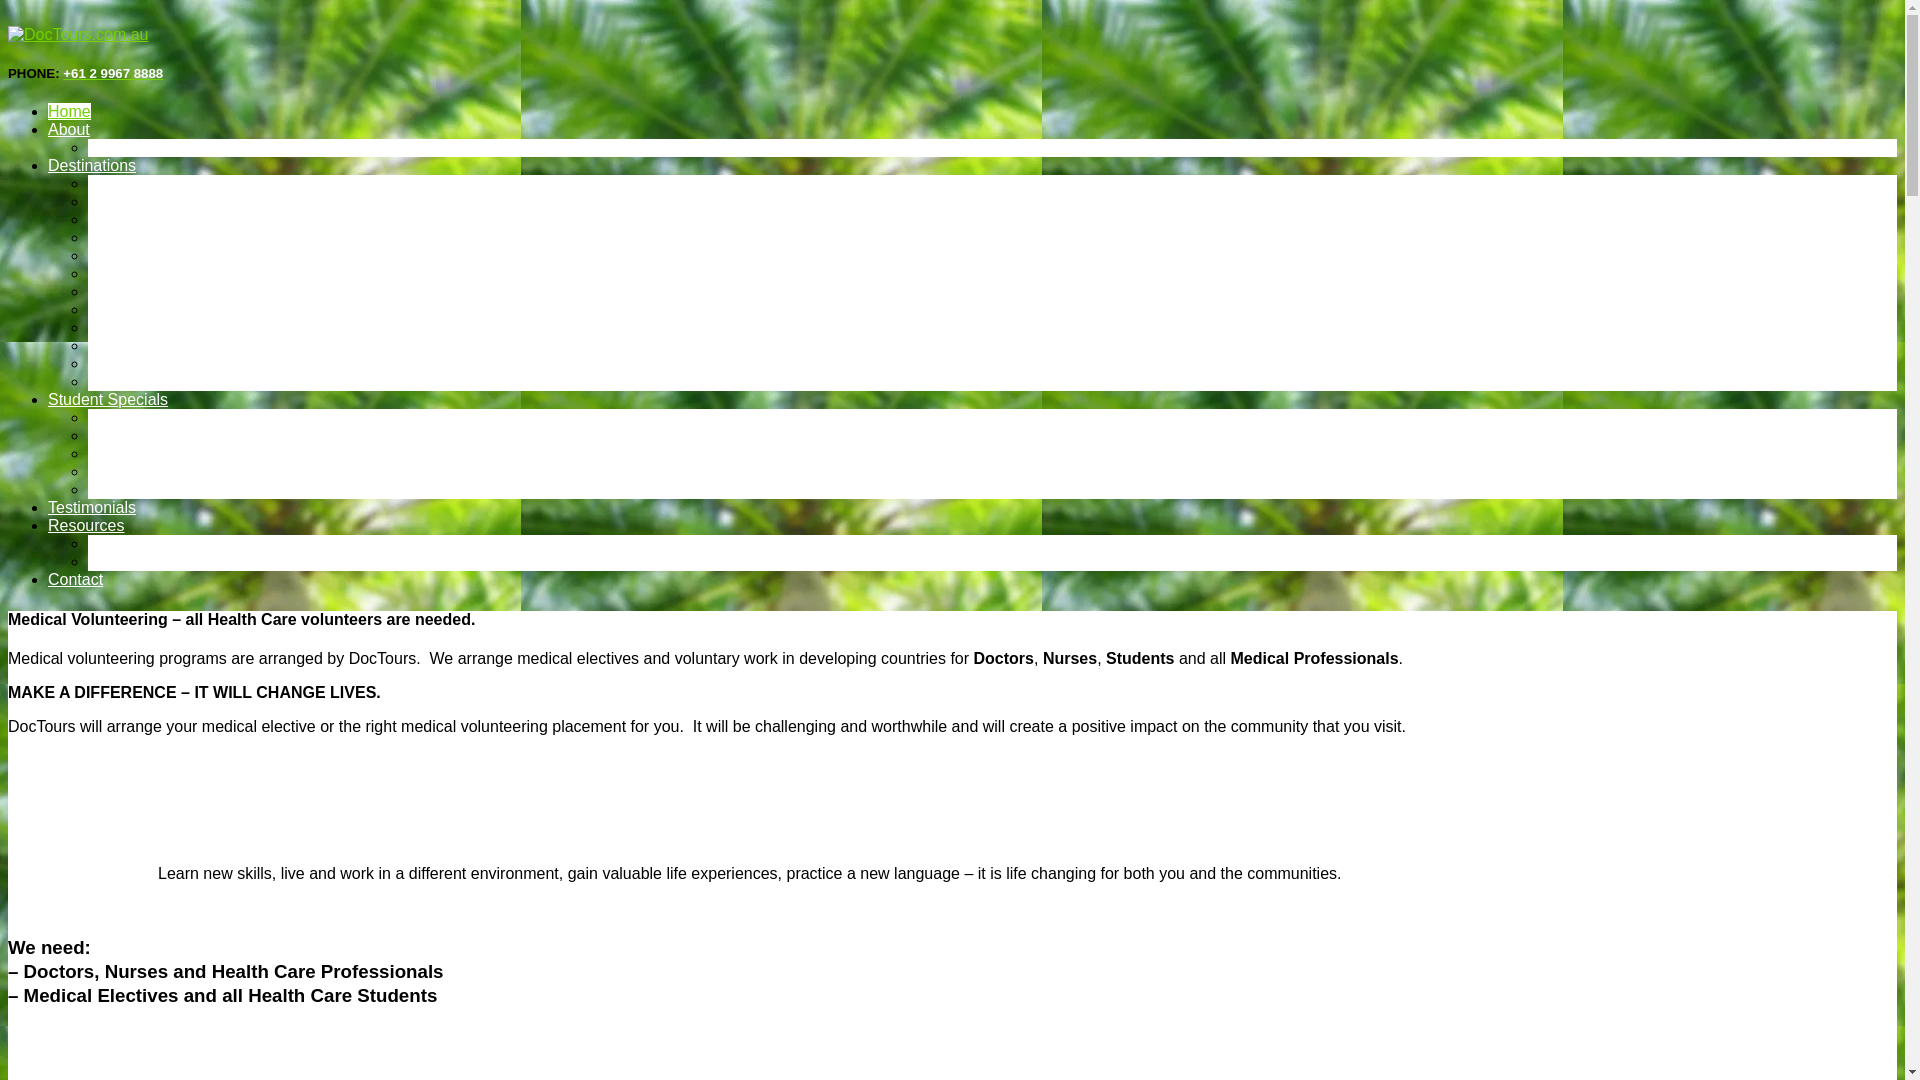  I want to click on 'Tonga', so click(109, 326).